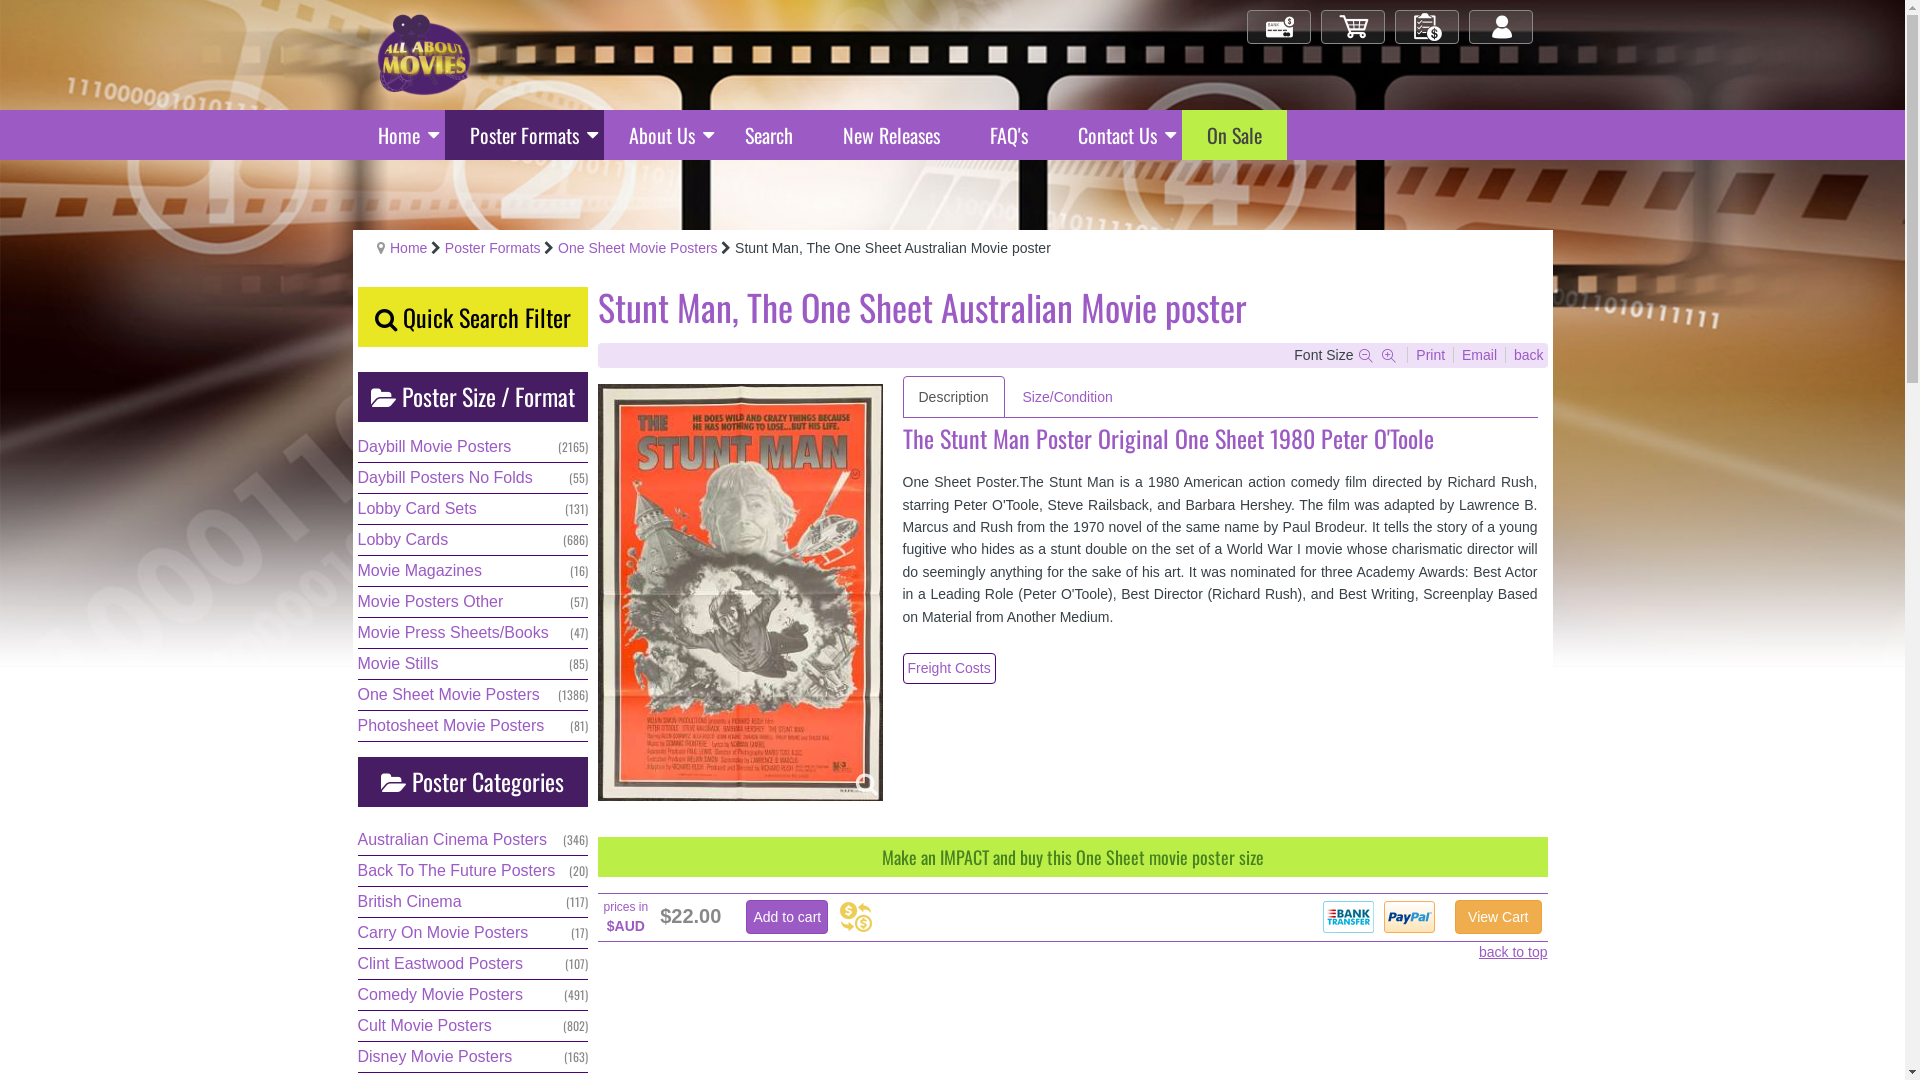 The width and height of the screenshot is (1920, 1080). I want to click on 'My Orders', so click(1426, 27).